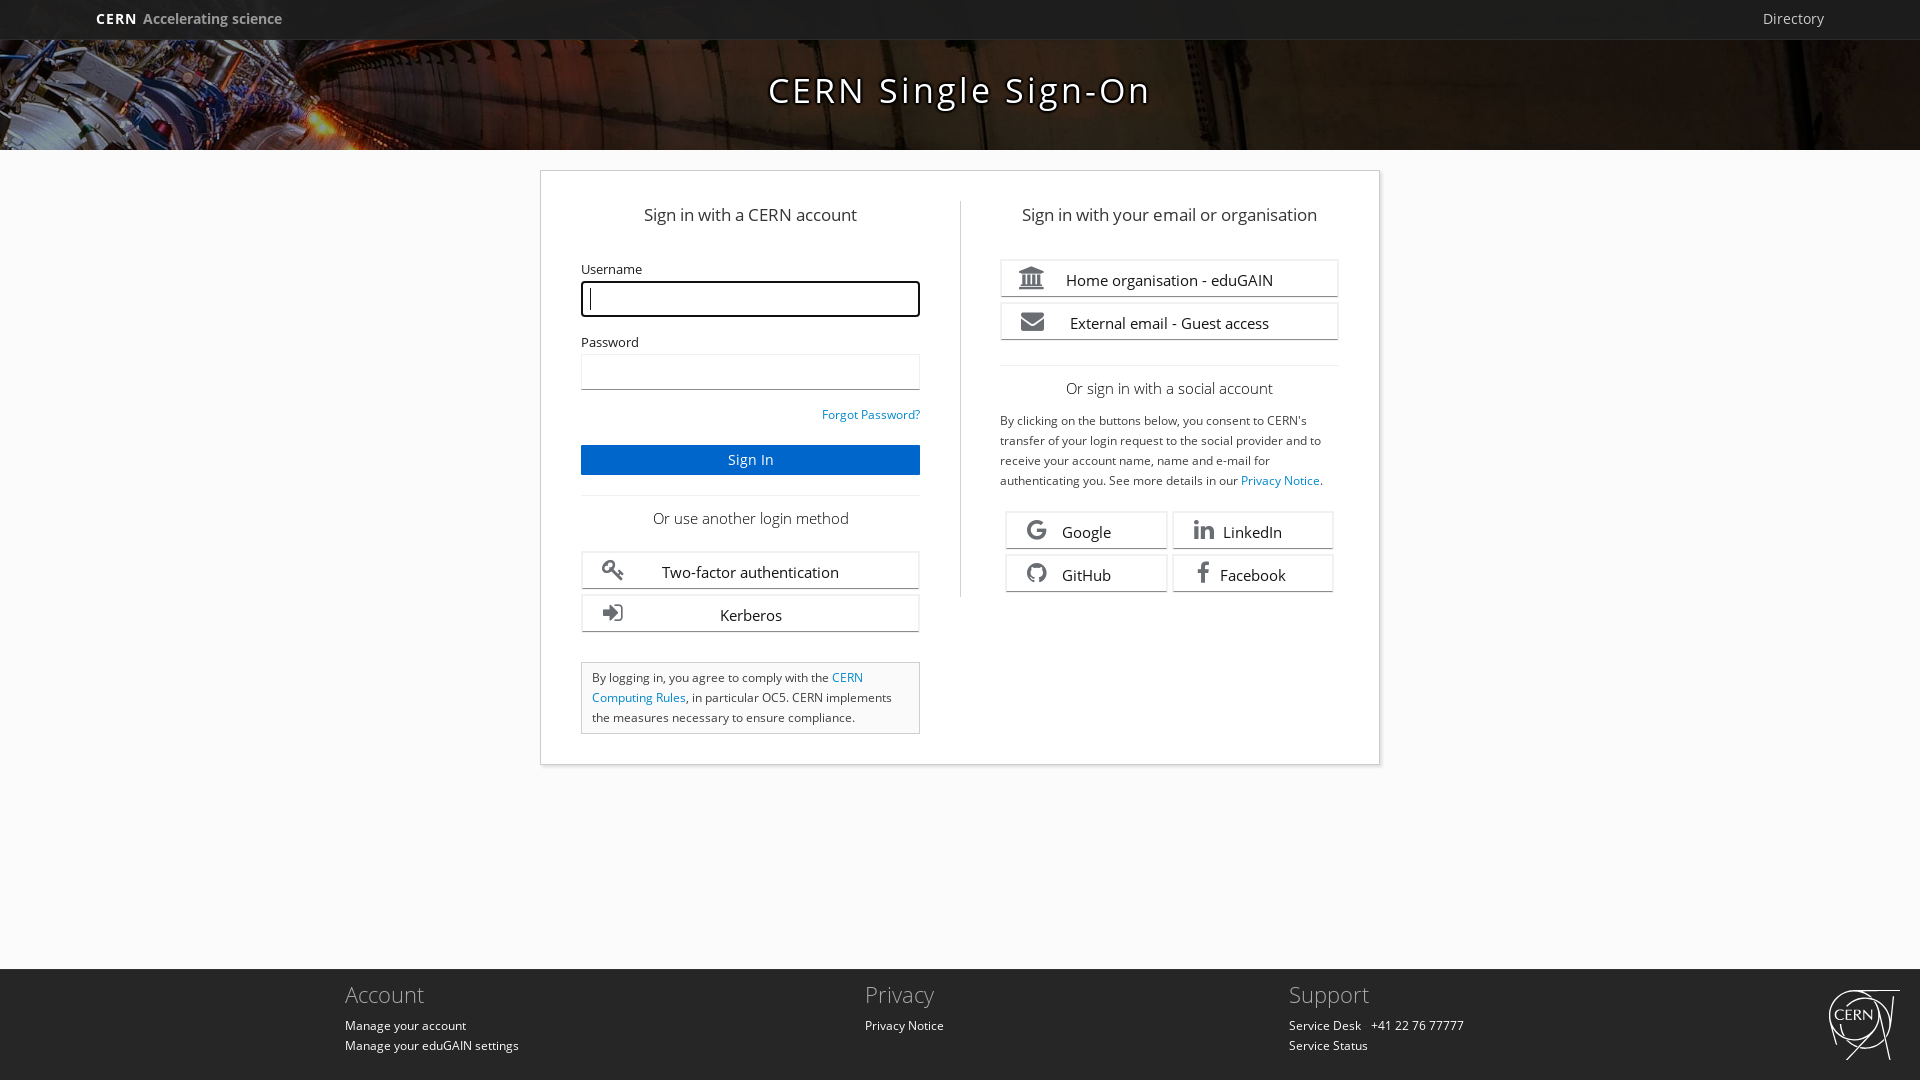 The image size is (1920, 1080). What do you see at coordinates (1085, 529) in the screenshot?
I see `'Google'` at bounding box center [1085, 529].